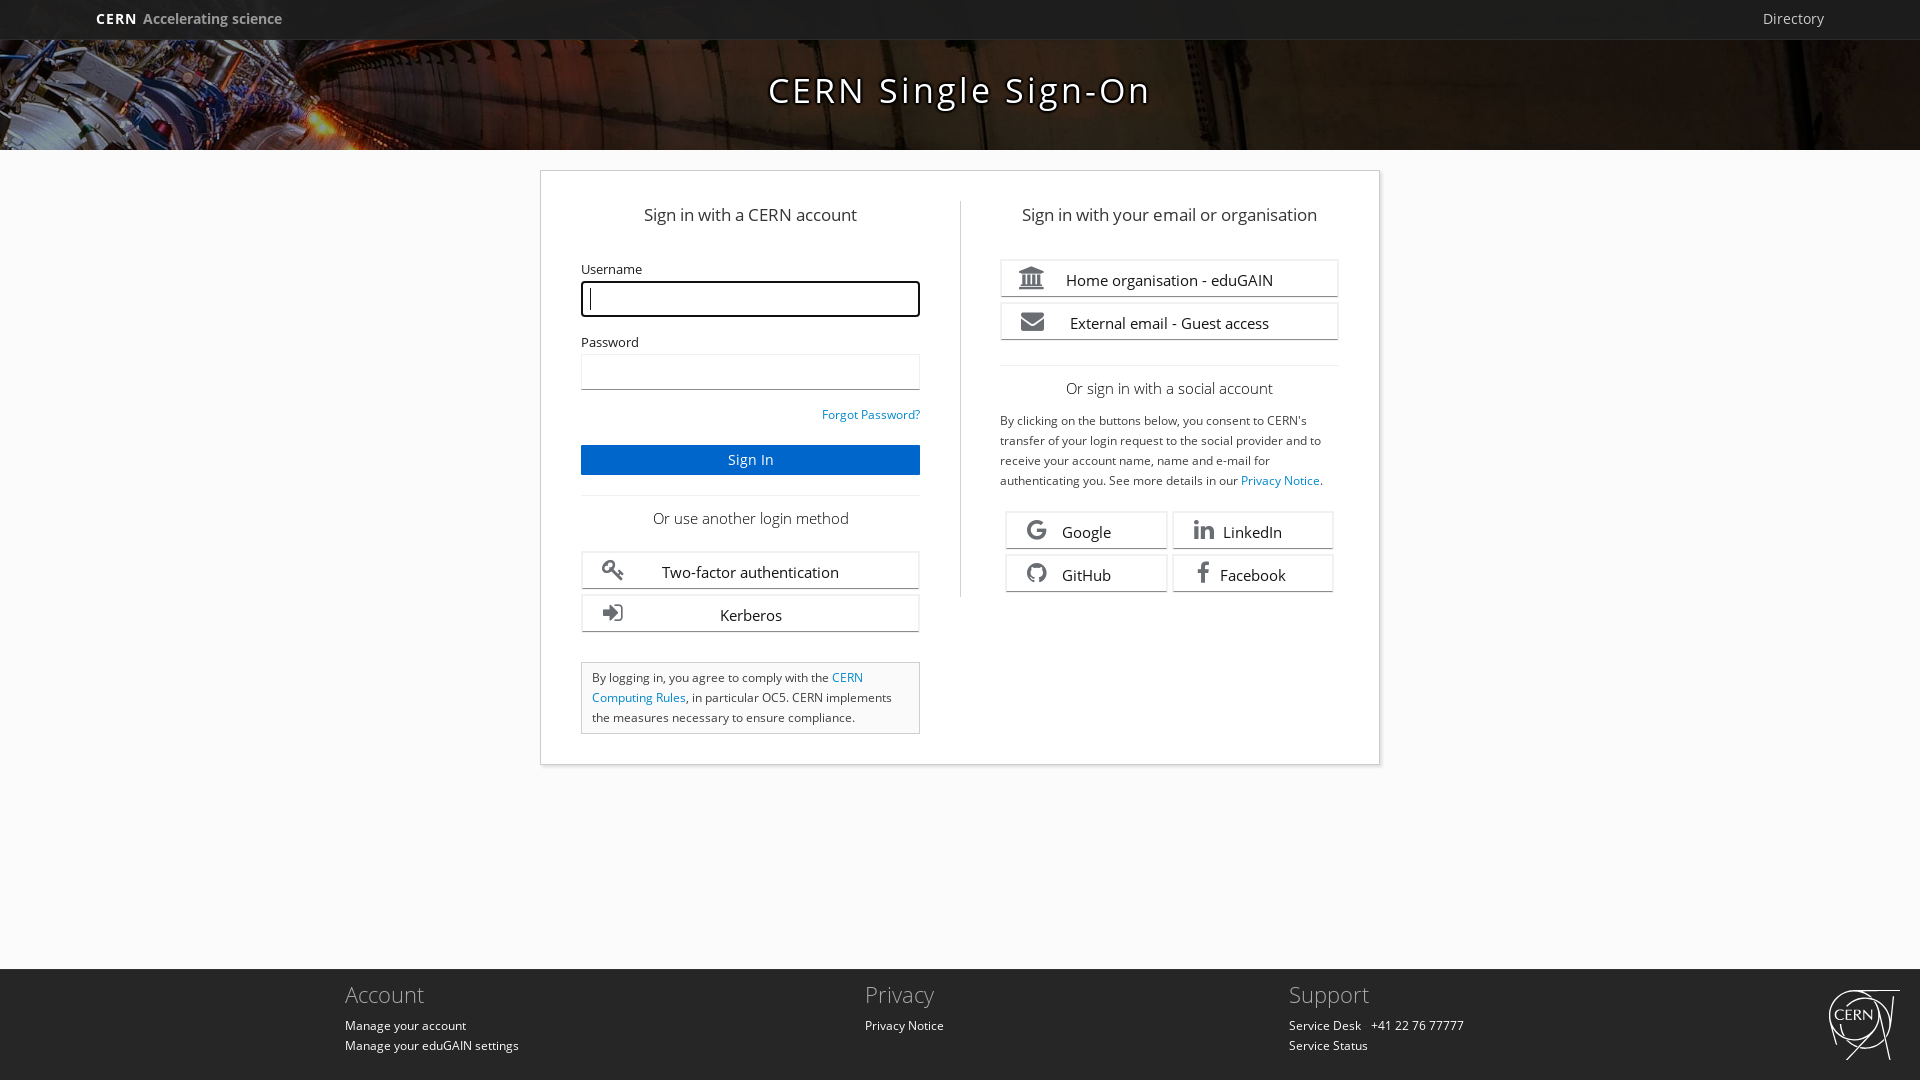 The image size is (1920, 1080). What do you see at coordinates (1085, 529) in the screenshot?
I see `'Google'` at bounding box center [1085, 529].